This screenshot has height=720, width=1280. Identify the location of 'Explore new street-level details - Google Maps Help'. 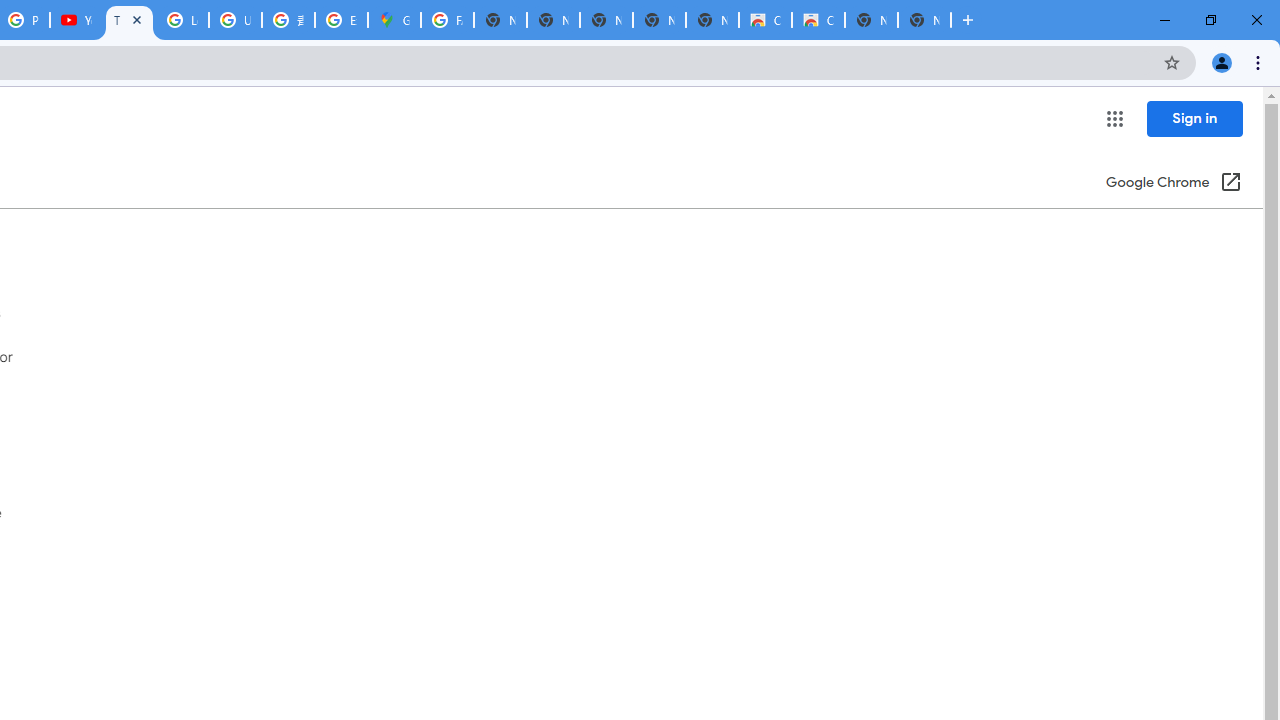
(341, 20).